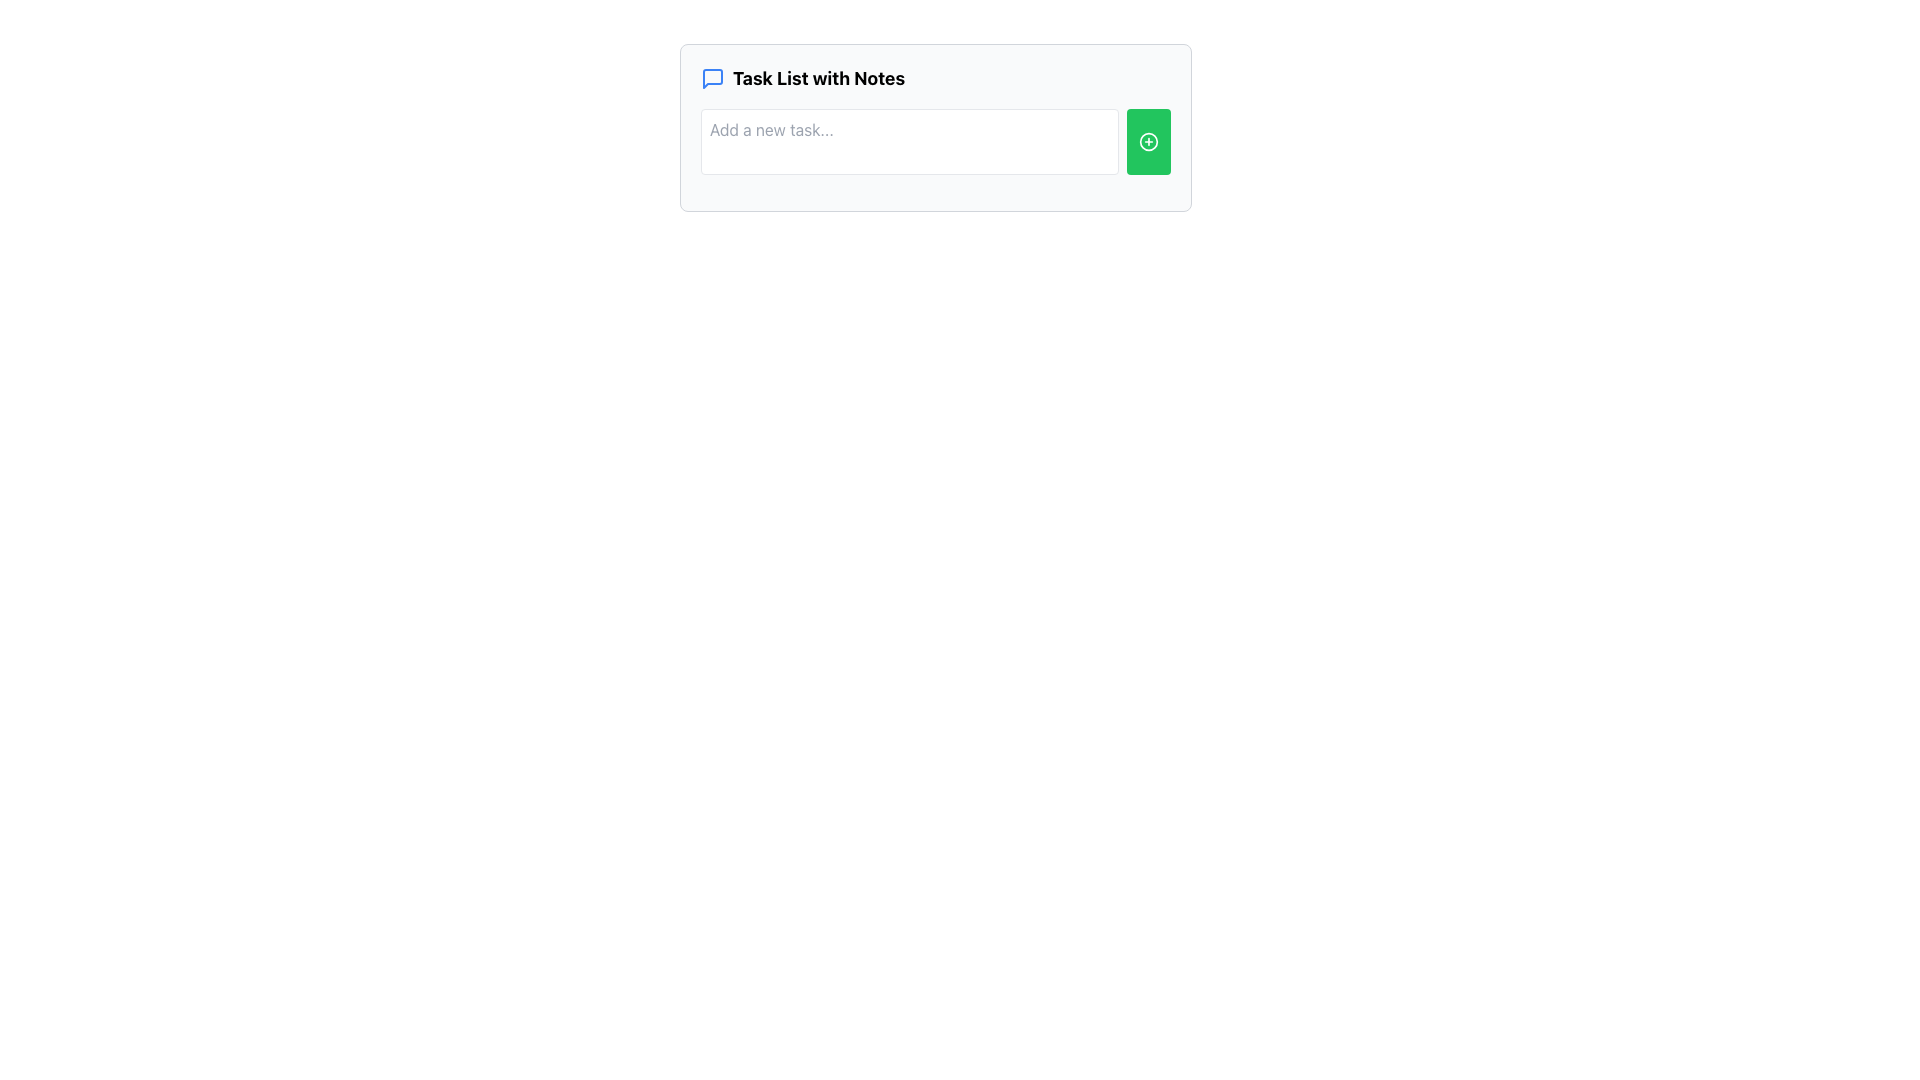 The width and height of the screenshot is (1920, 1080). I want to click on the outer circular component of the '+' icon within the green button, located to the right of the 'Add a new task...' input field, so click(1148, 141).